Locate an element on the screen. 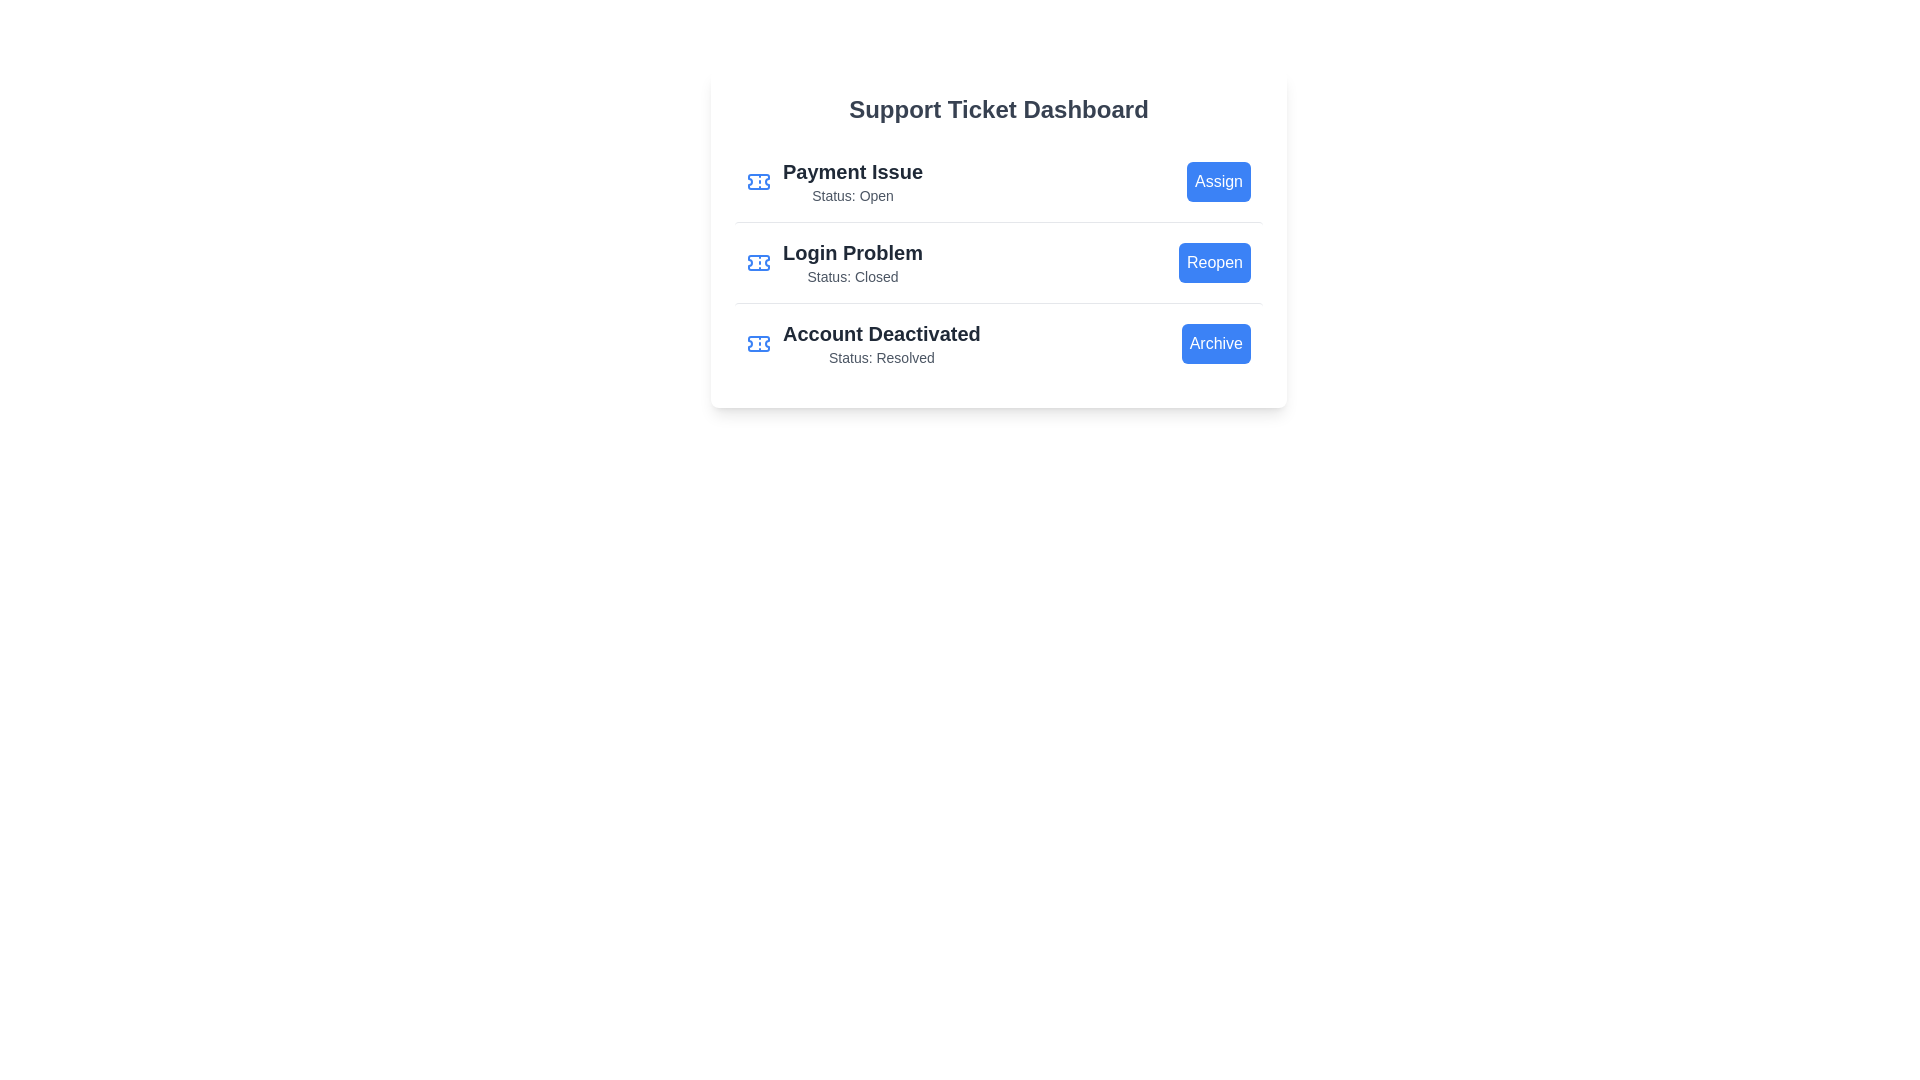 The height and width of the screenshot is (1080, 1920). the ticket title Account Deactivated from the list is located at coordinates (863, 342).